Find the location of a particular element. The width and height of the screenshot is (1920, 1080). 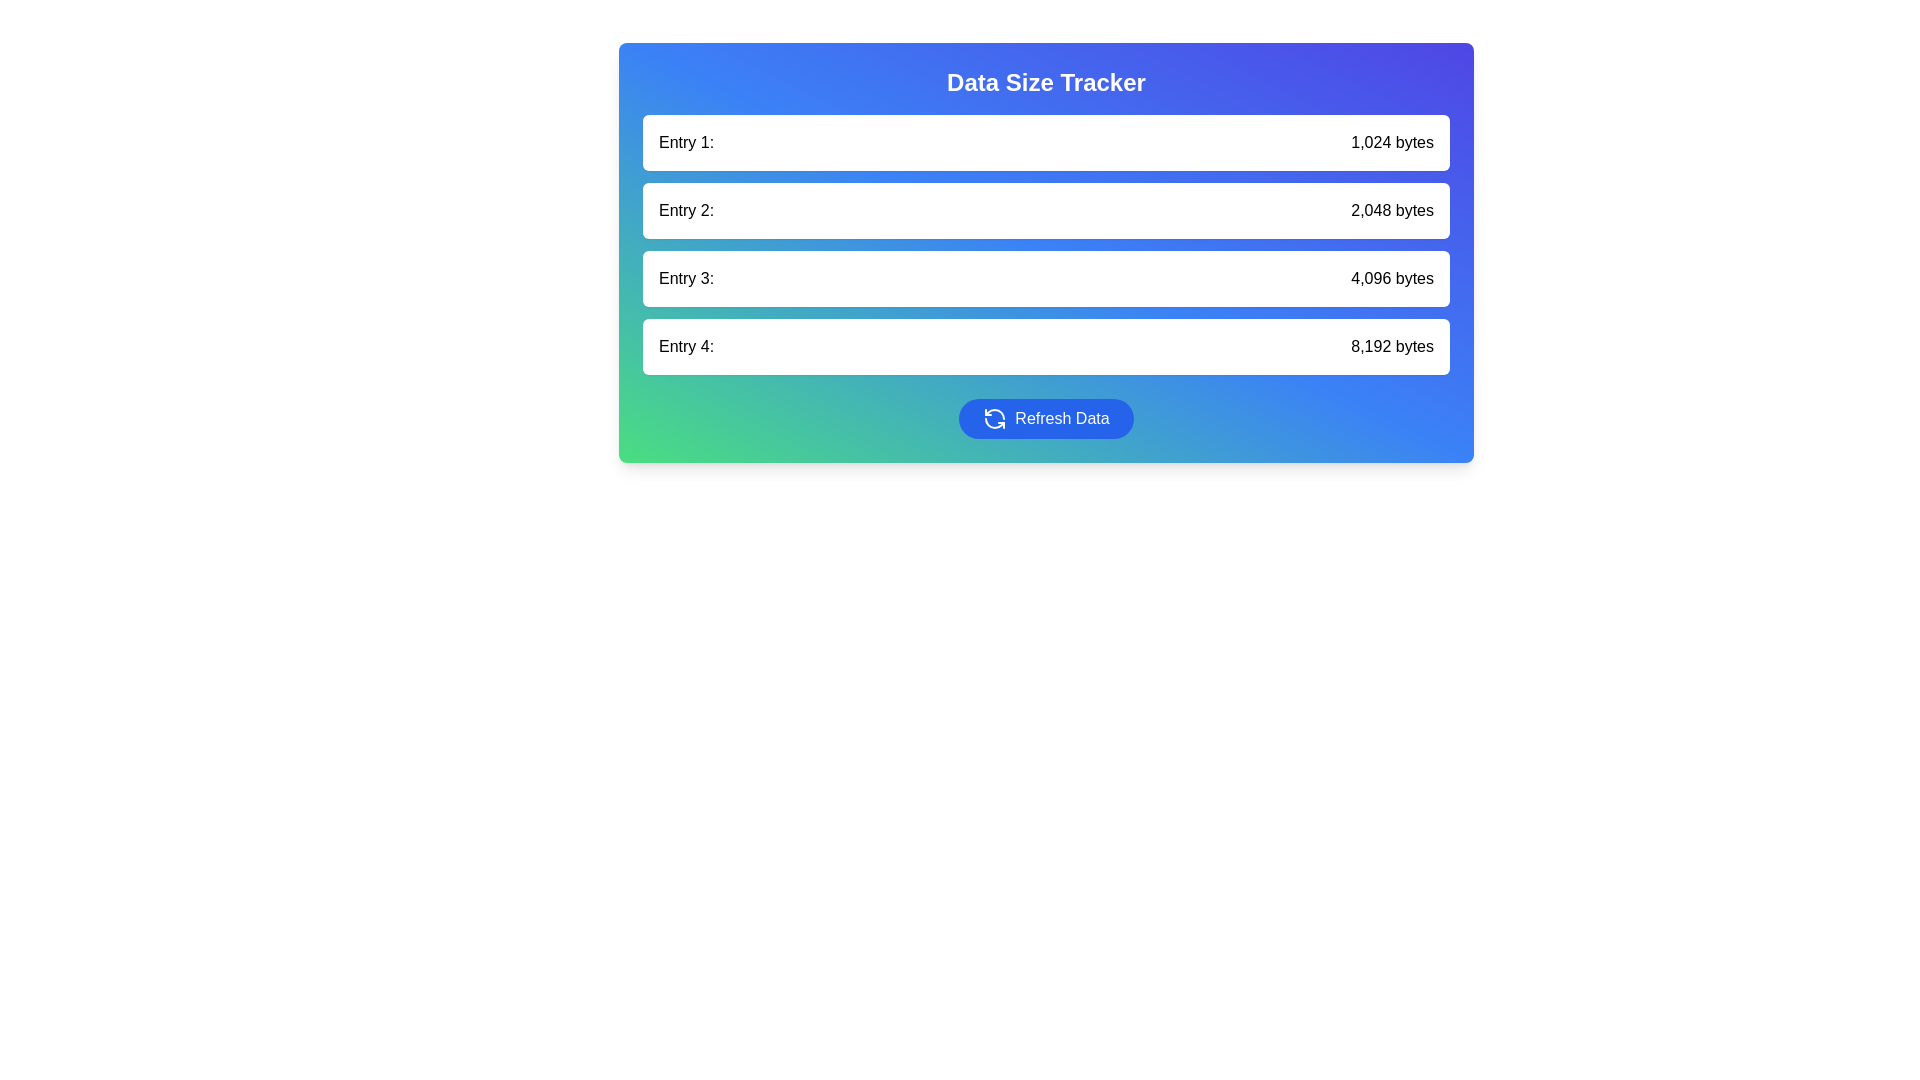

the text label displaying 'Entry 3:' to associate it with its data value is located at coordinates (686, 278).